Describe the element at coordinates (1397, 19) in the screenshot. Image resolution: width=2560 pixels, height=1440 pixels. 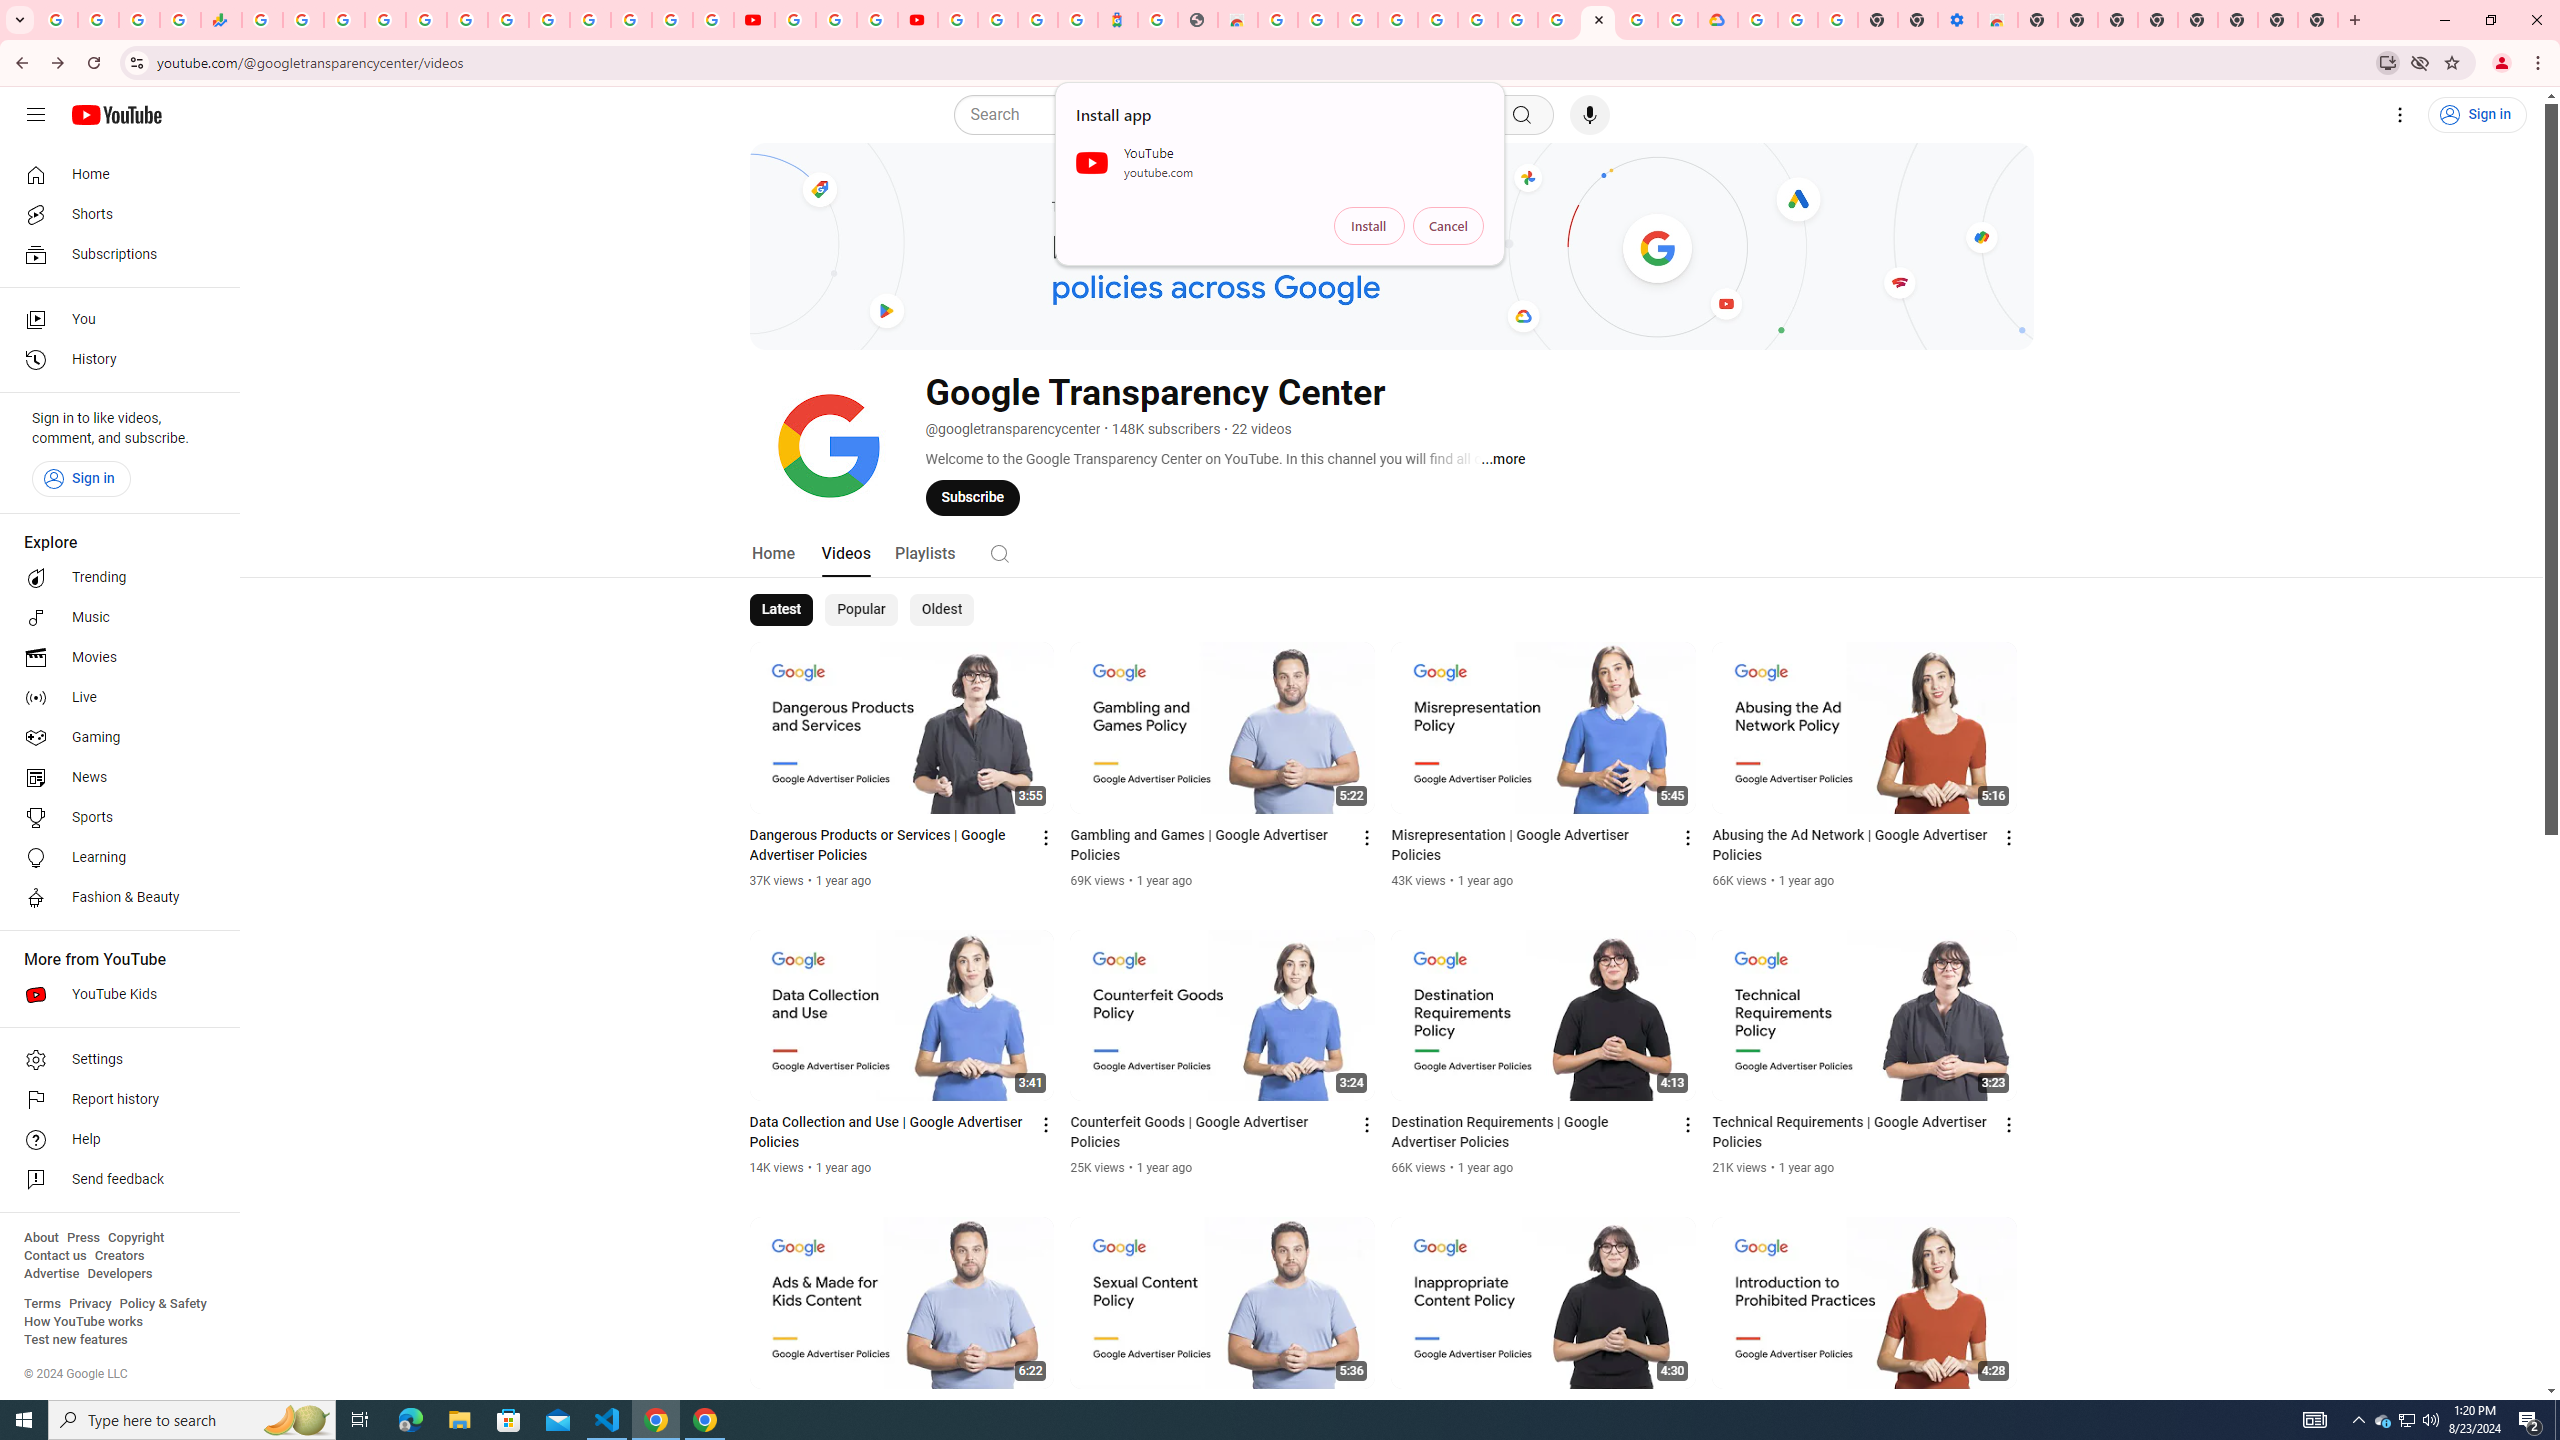
I see `'Ad Settings'` at that location.